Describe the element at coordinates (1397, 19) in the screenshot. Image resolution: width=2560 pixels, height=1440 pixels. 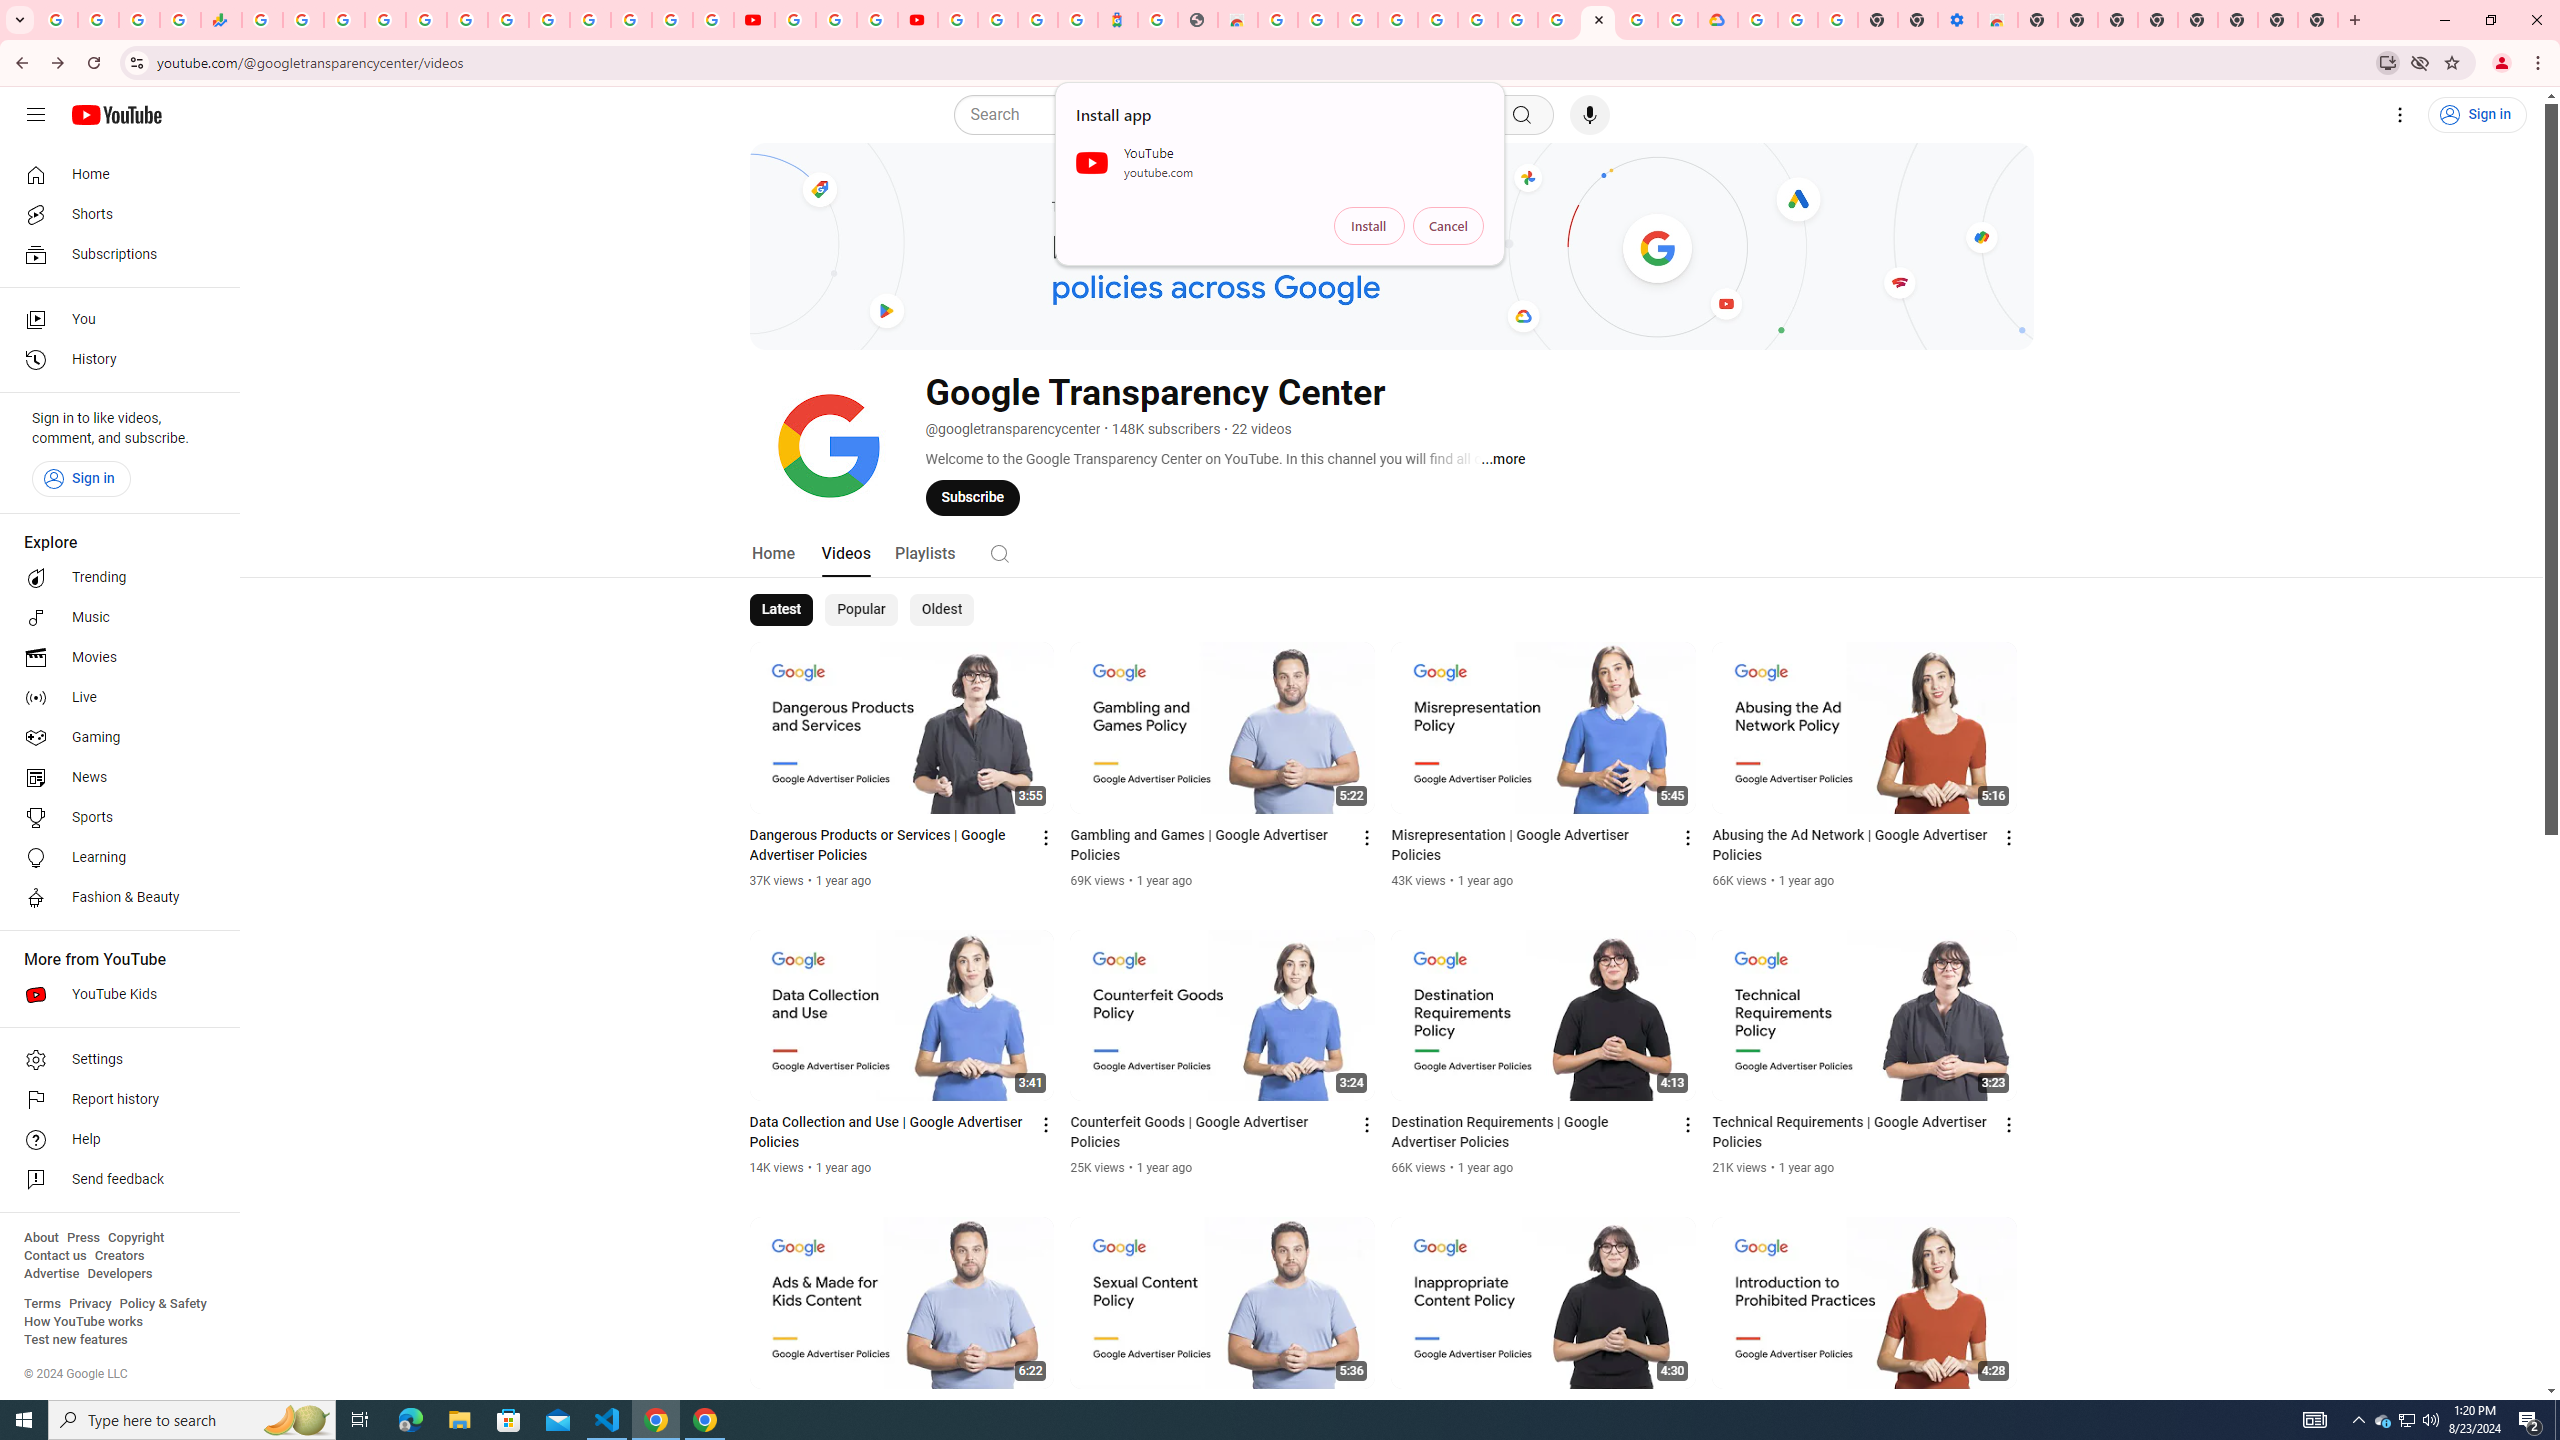
I see `'Ad Settings'` at that location.